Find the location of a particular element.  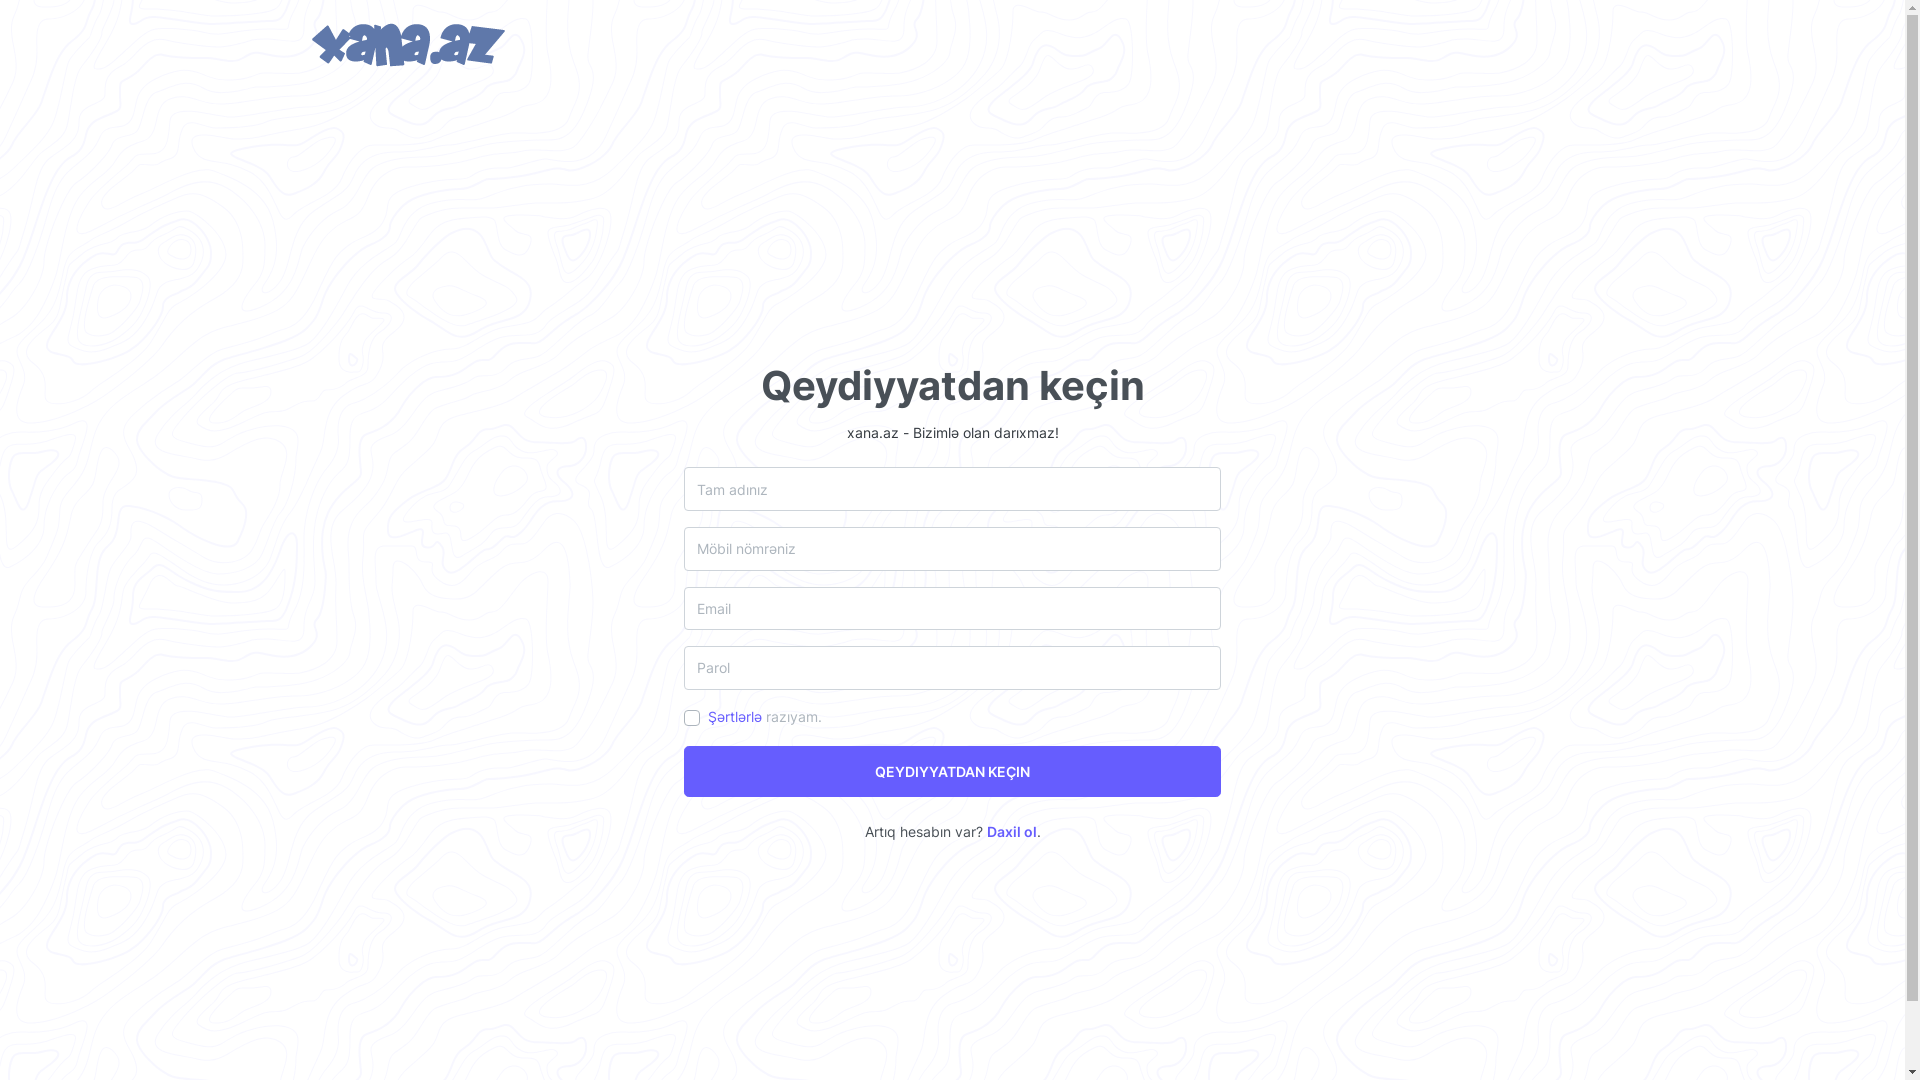

'Daxil ol' is located at coordinates (1011, 831).